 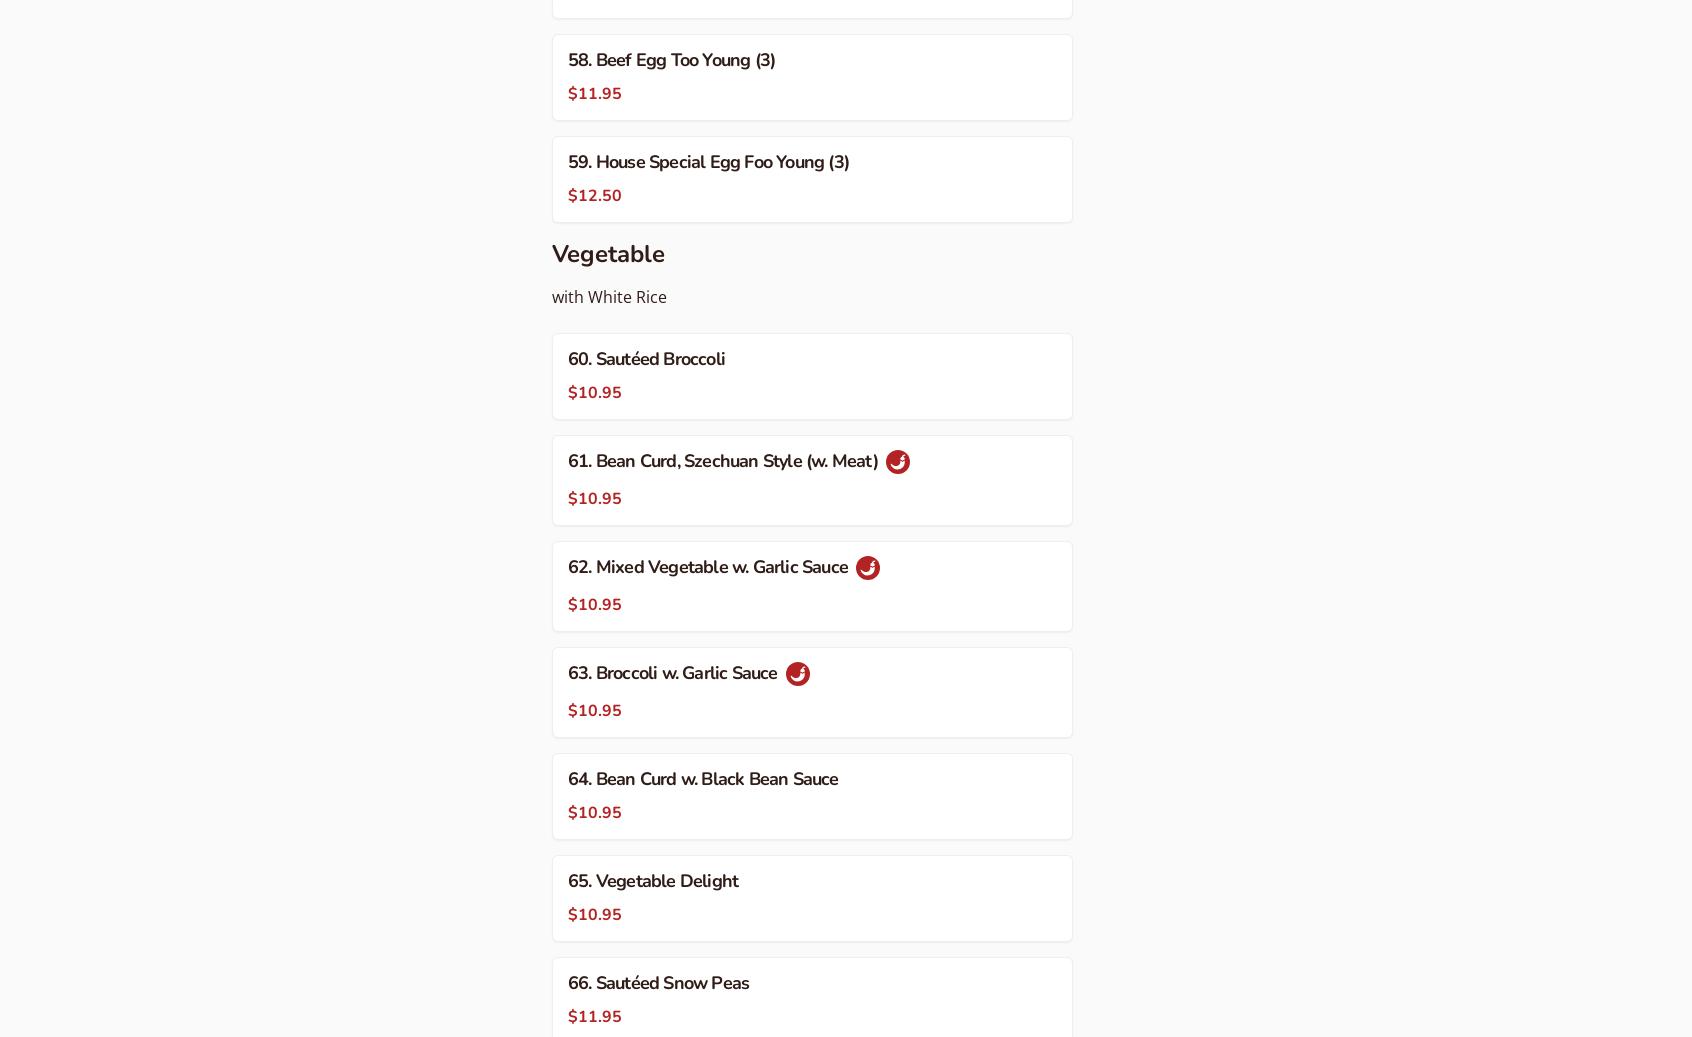 I want to click on 'with White Rice', so click(x=551, y=295).